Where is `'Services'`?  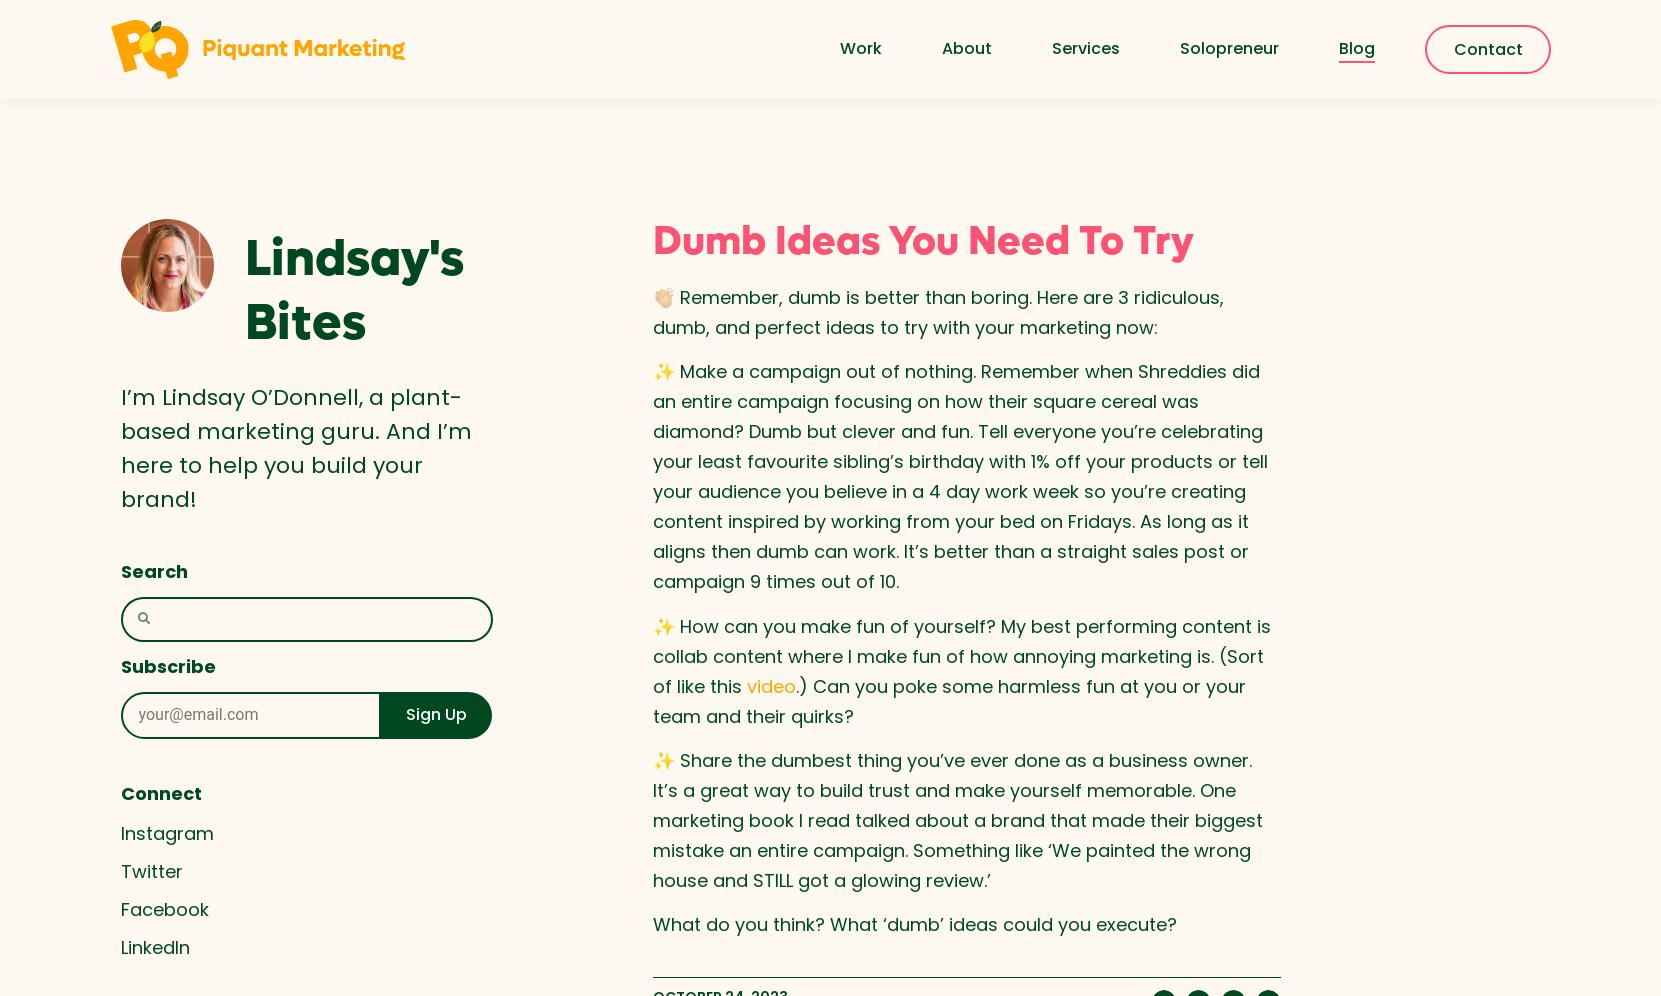
'Services' is located at coordinates (1051, 47).